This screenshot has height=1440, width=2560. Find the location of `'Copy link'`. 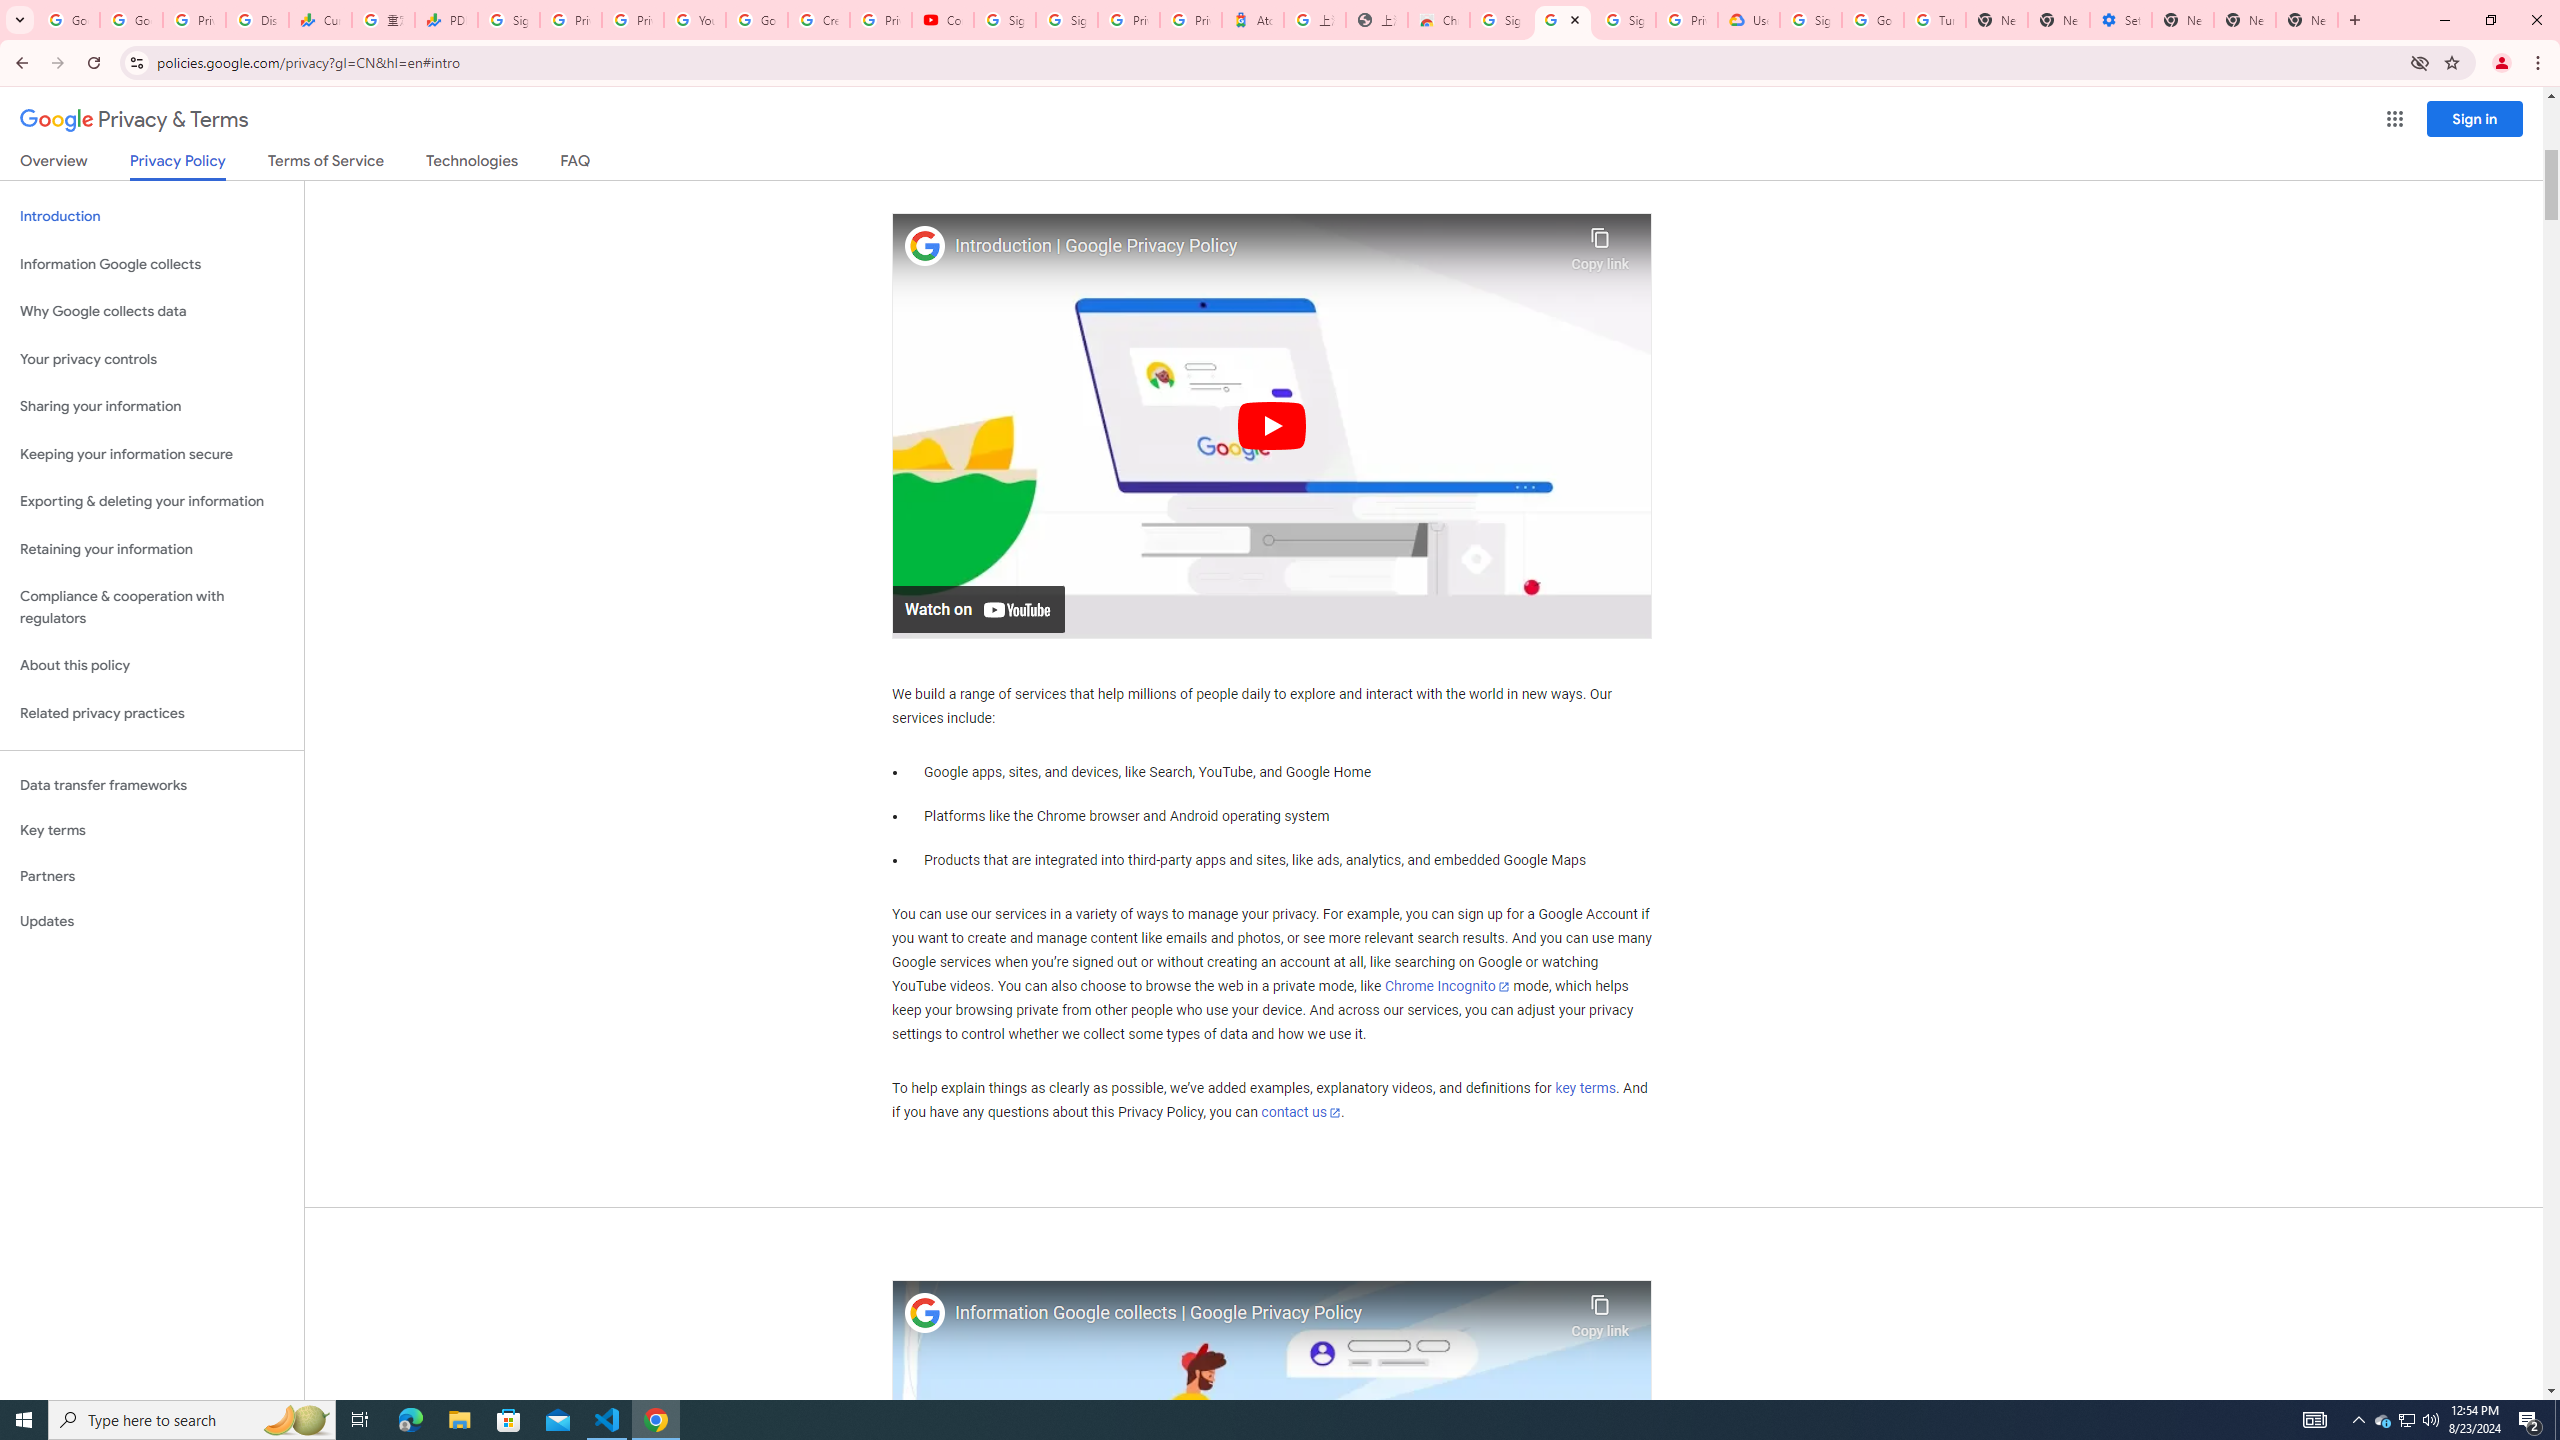

'Copy link' is located at coordinates (1599, 1310).